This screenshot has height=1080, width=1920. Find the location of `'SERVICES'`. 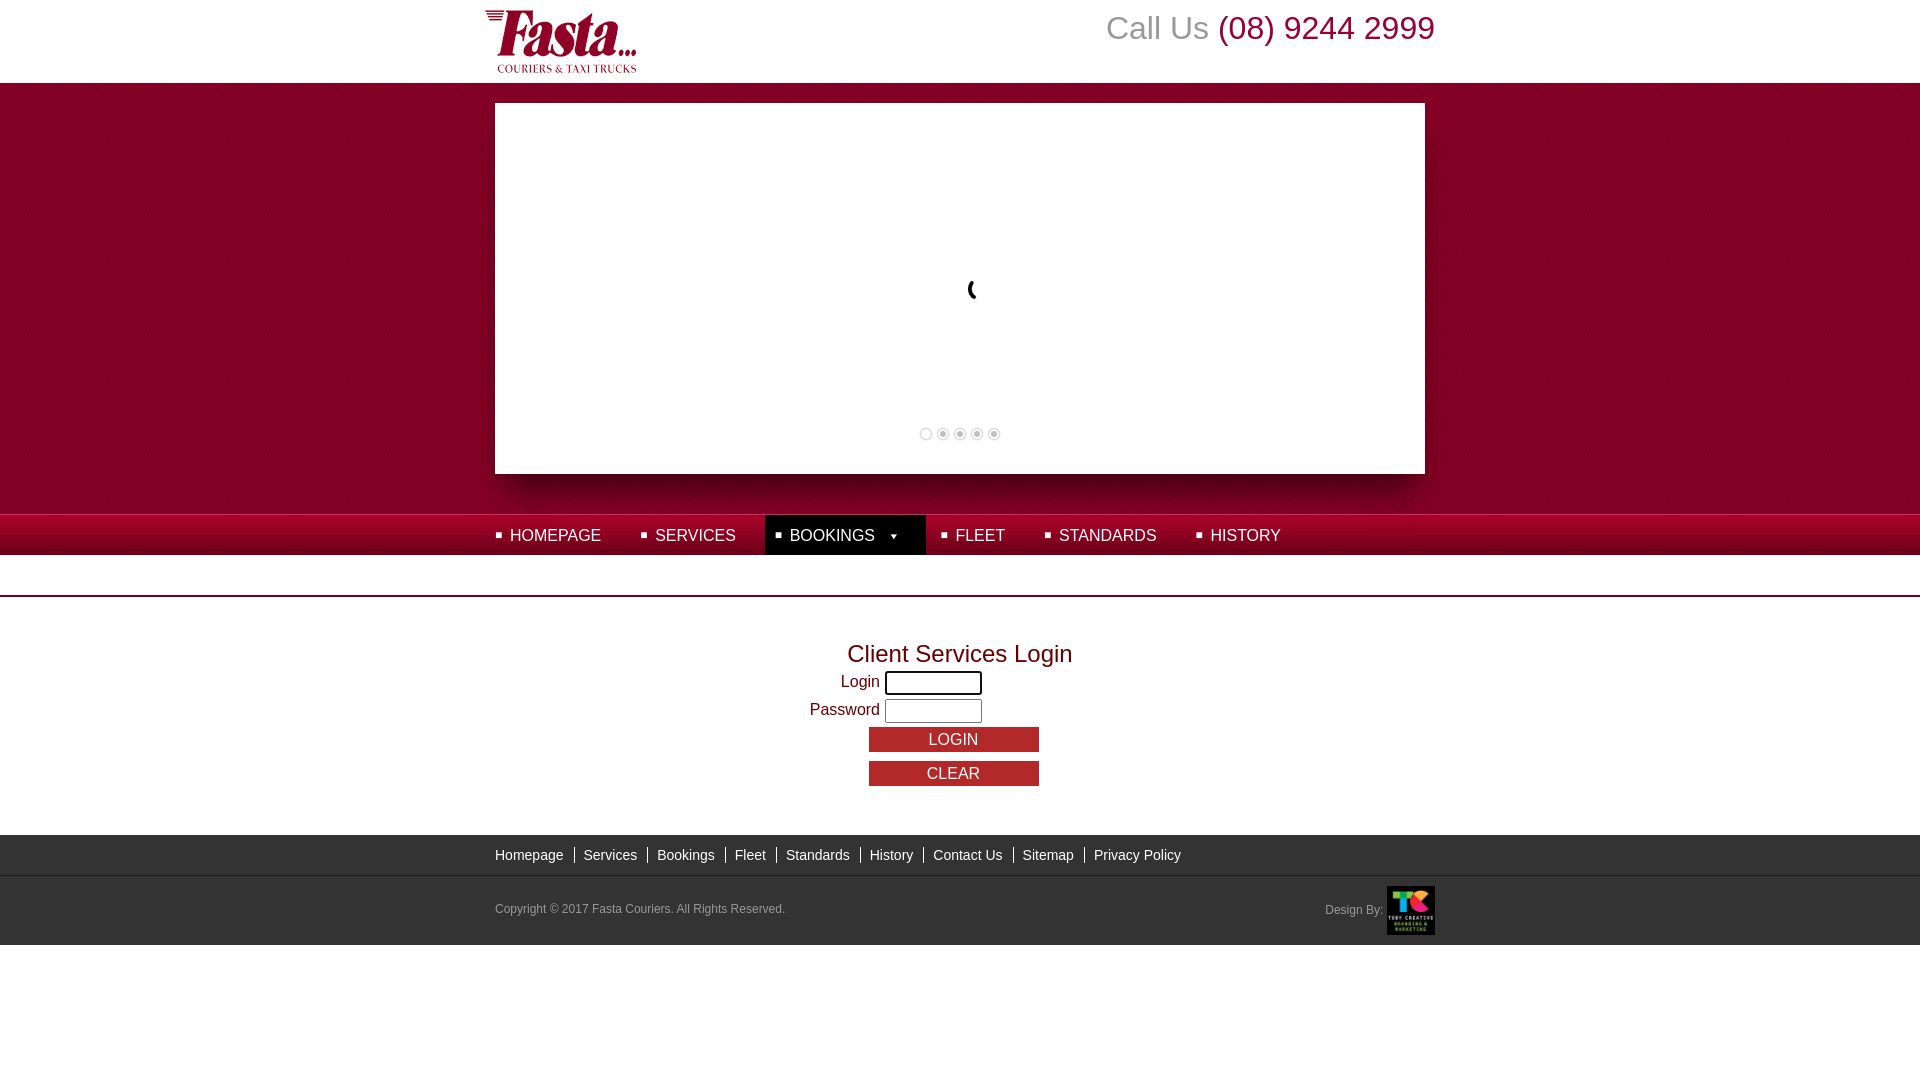

'SERVICES' is located at coordinates (695, 534).